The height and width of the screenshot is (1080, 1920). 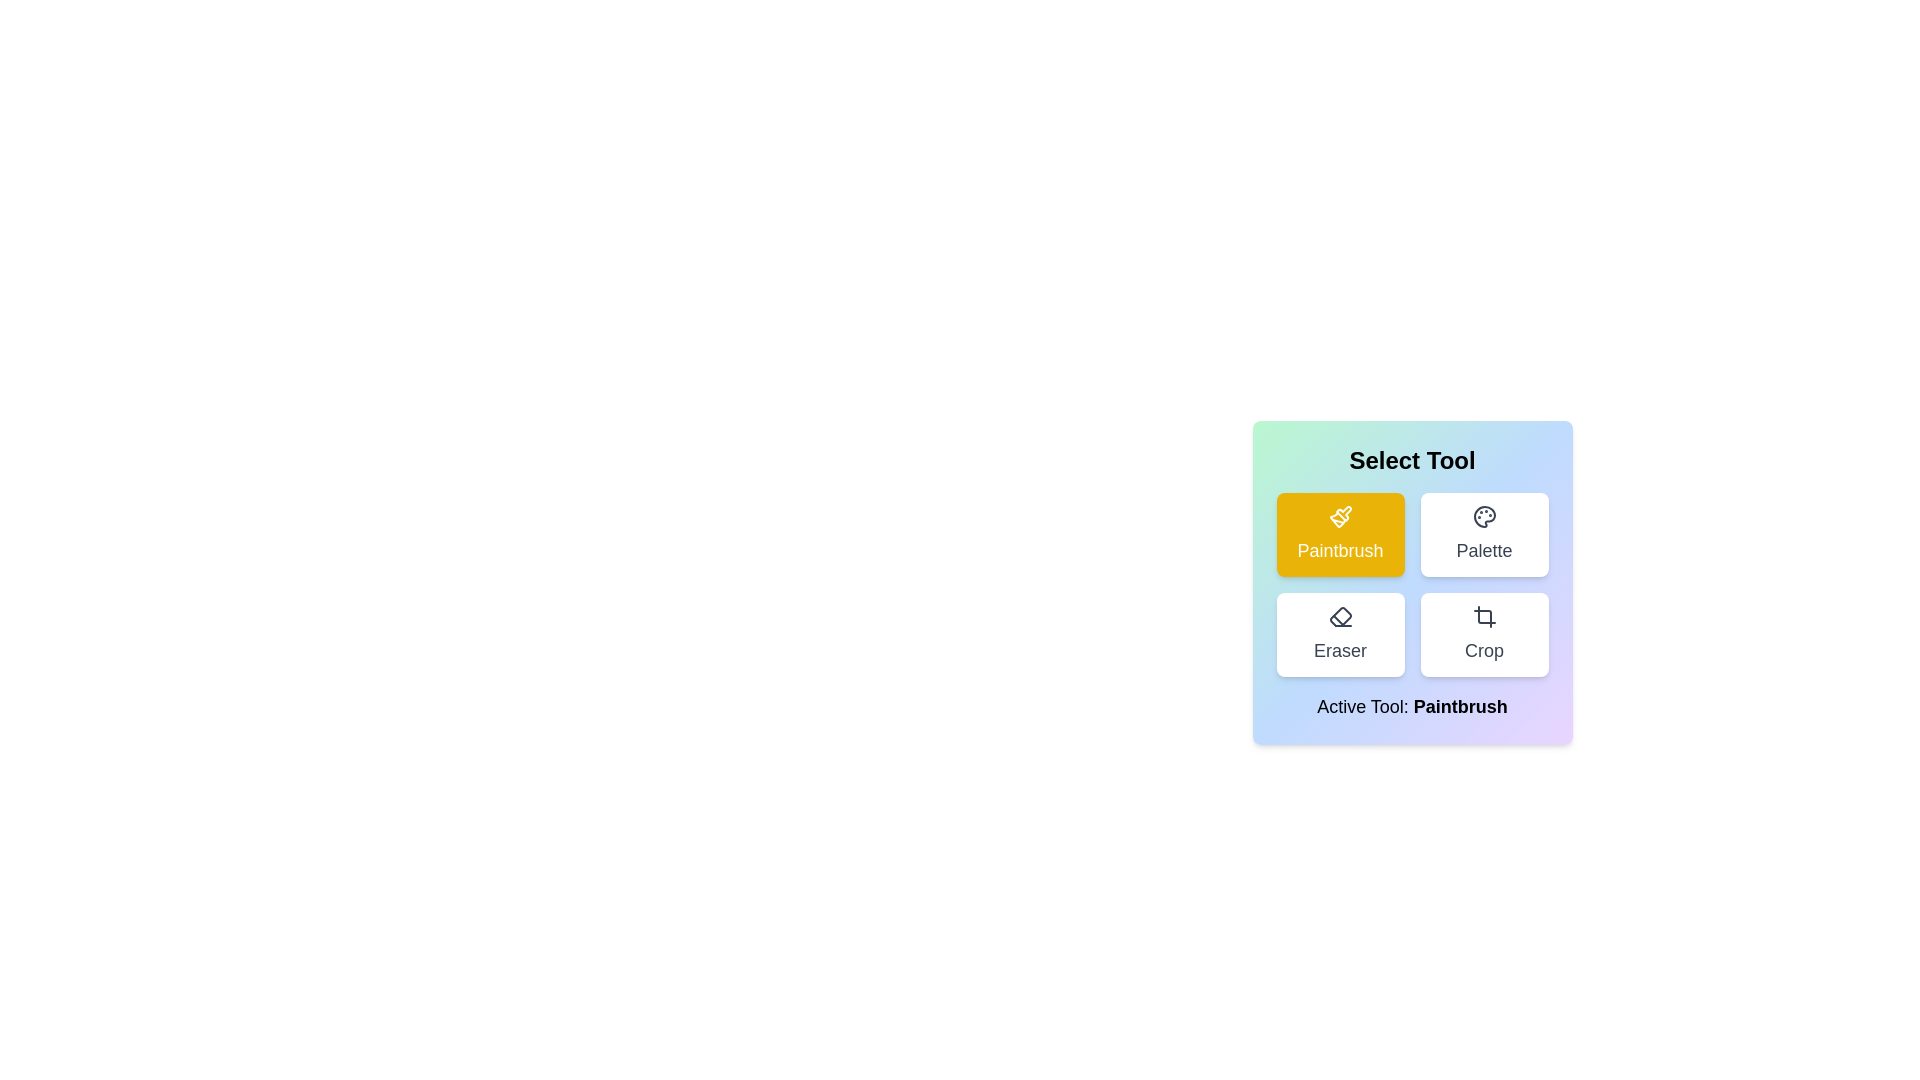 What do you see at coordinates (1484, 534) in the screenshot?
I see `the Palette button to observe its hover effect` at bounding box center [1484, 534].